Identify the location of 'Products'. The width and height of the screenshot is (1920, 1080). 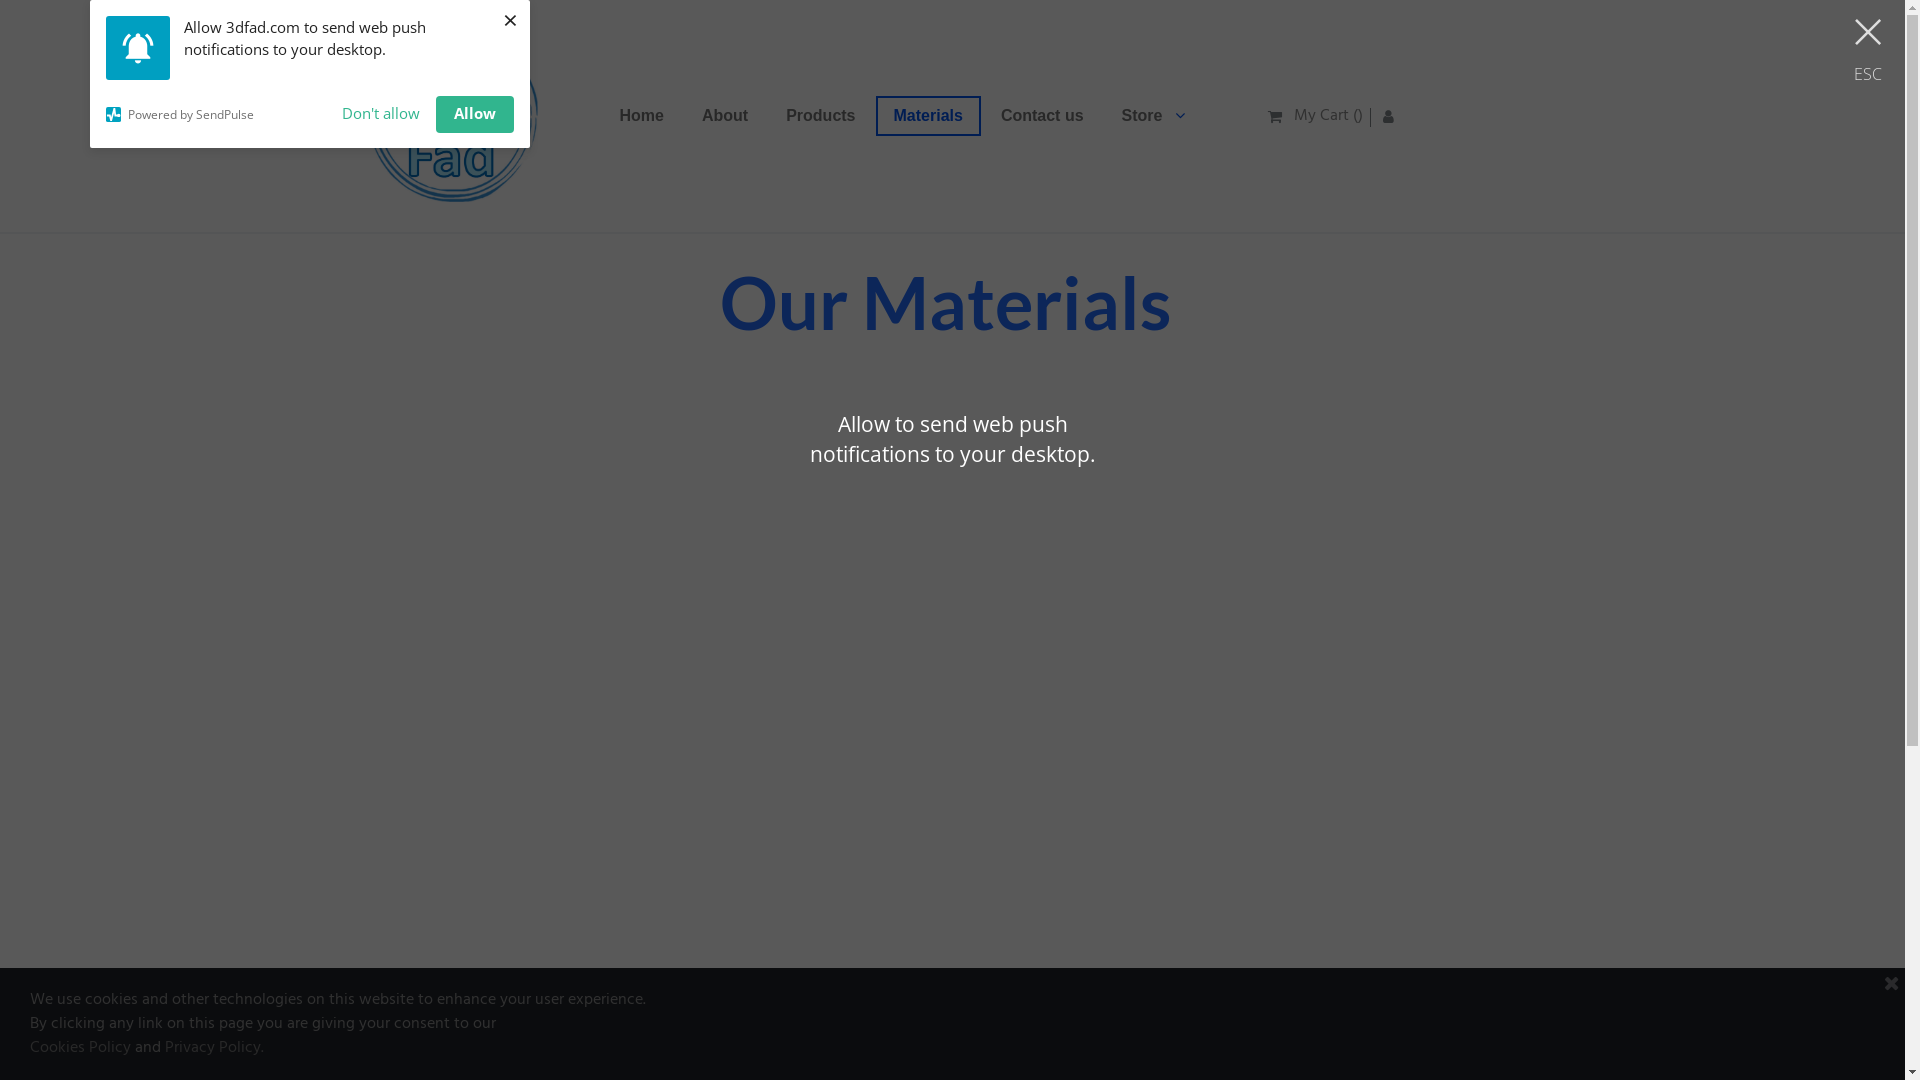
(820, 115).